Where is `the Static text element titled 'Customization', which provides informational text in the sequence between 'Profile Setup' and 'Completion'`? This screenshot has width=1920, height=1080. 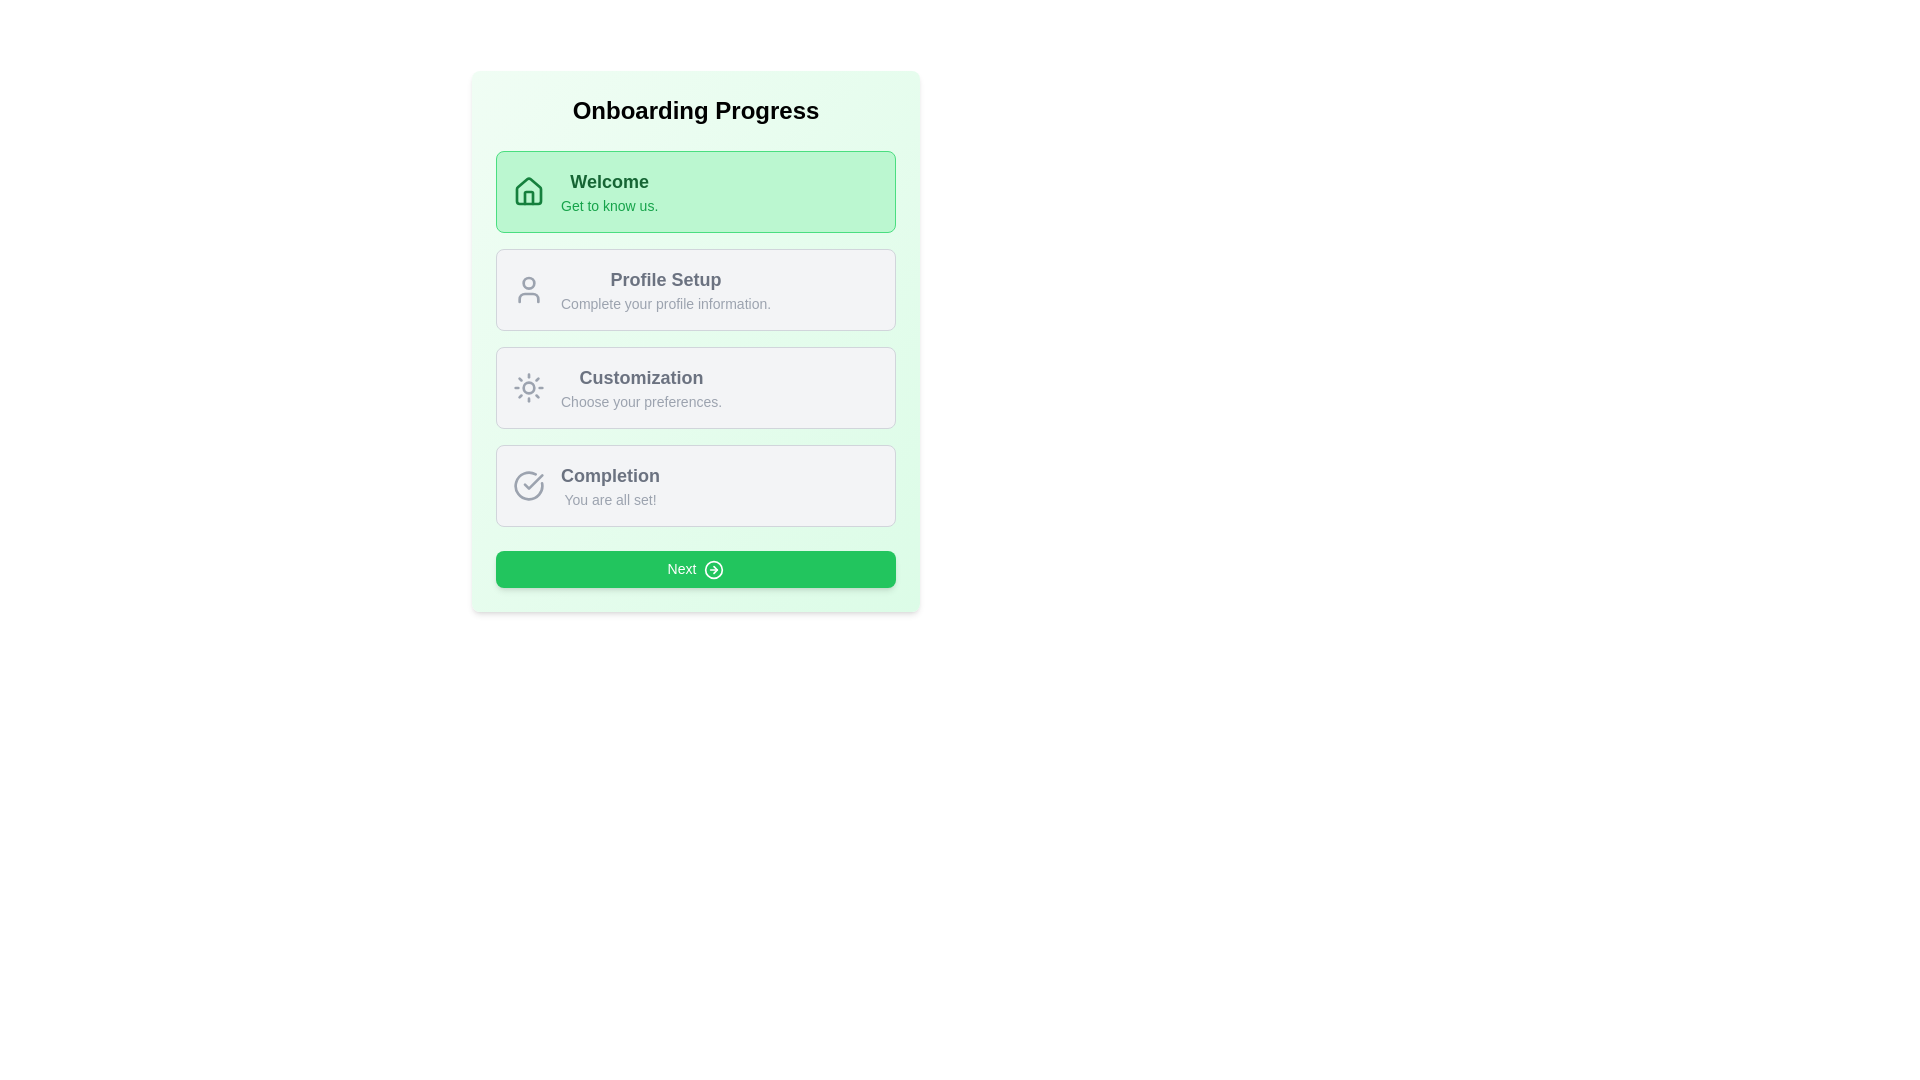
the Static text element titled 'Customization', which provides informational text in the sequence between 'Profile Setup' and 'Completion' is located at coordinates (641, 388).